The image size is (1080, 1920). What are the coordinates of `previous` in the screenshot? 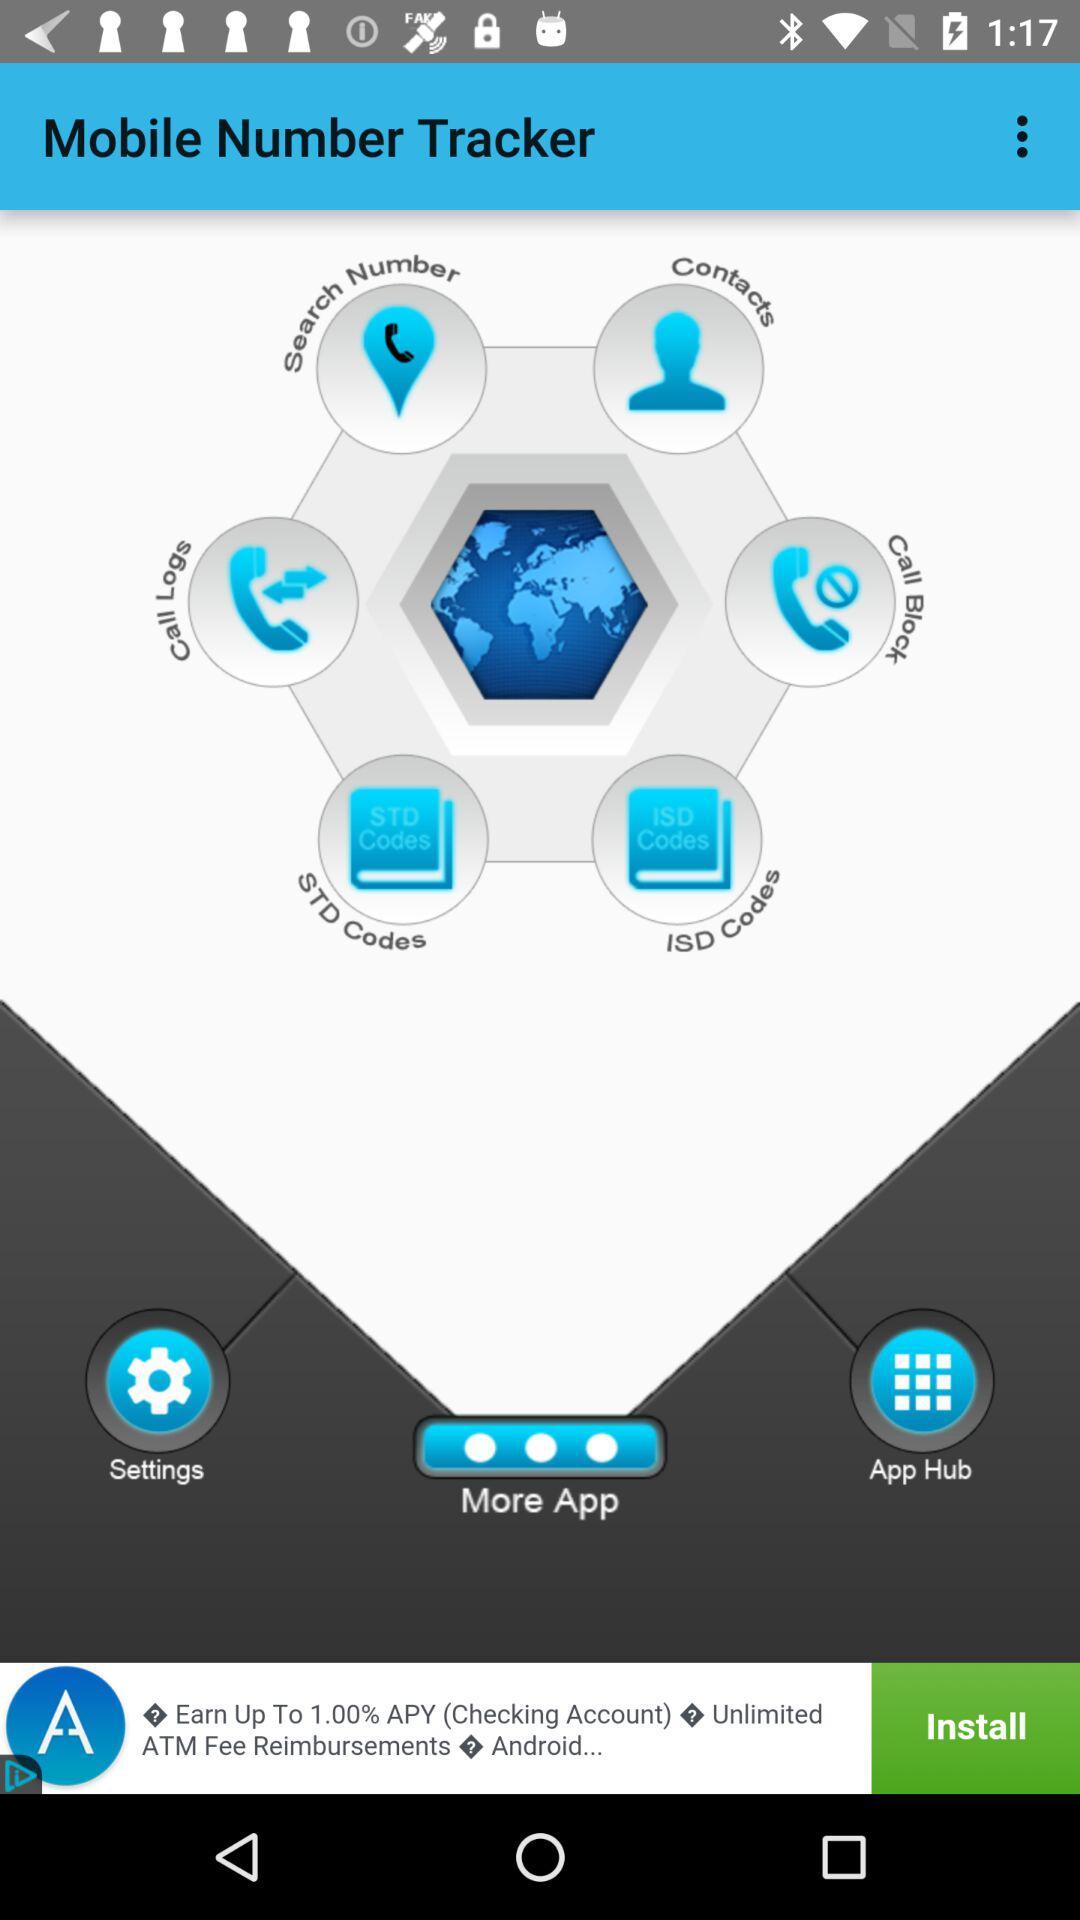 It's located at (678, 840).